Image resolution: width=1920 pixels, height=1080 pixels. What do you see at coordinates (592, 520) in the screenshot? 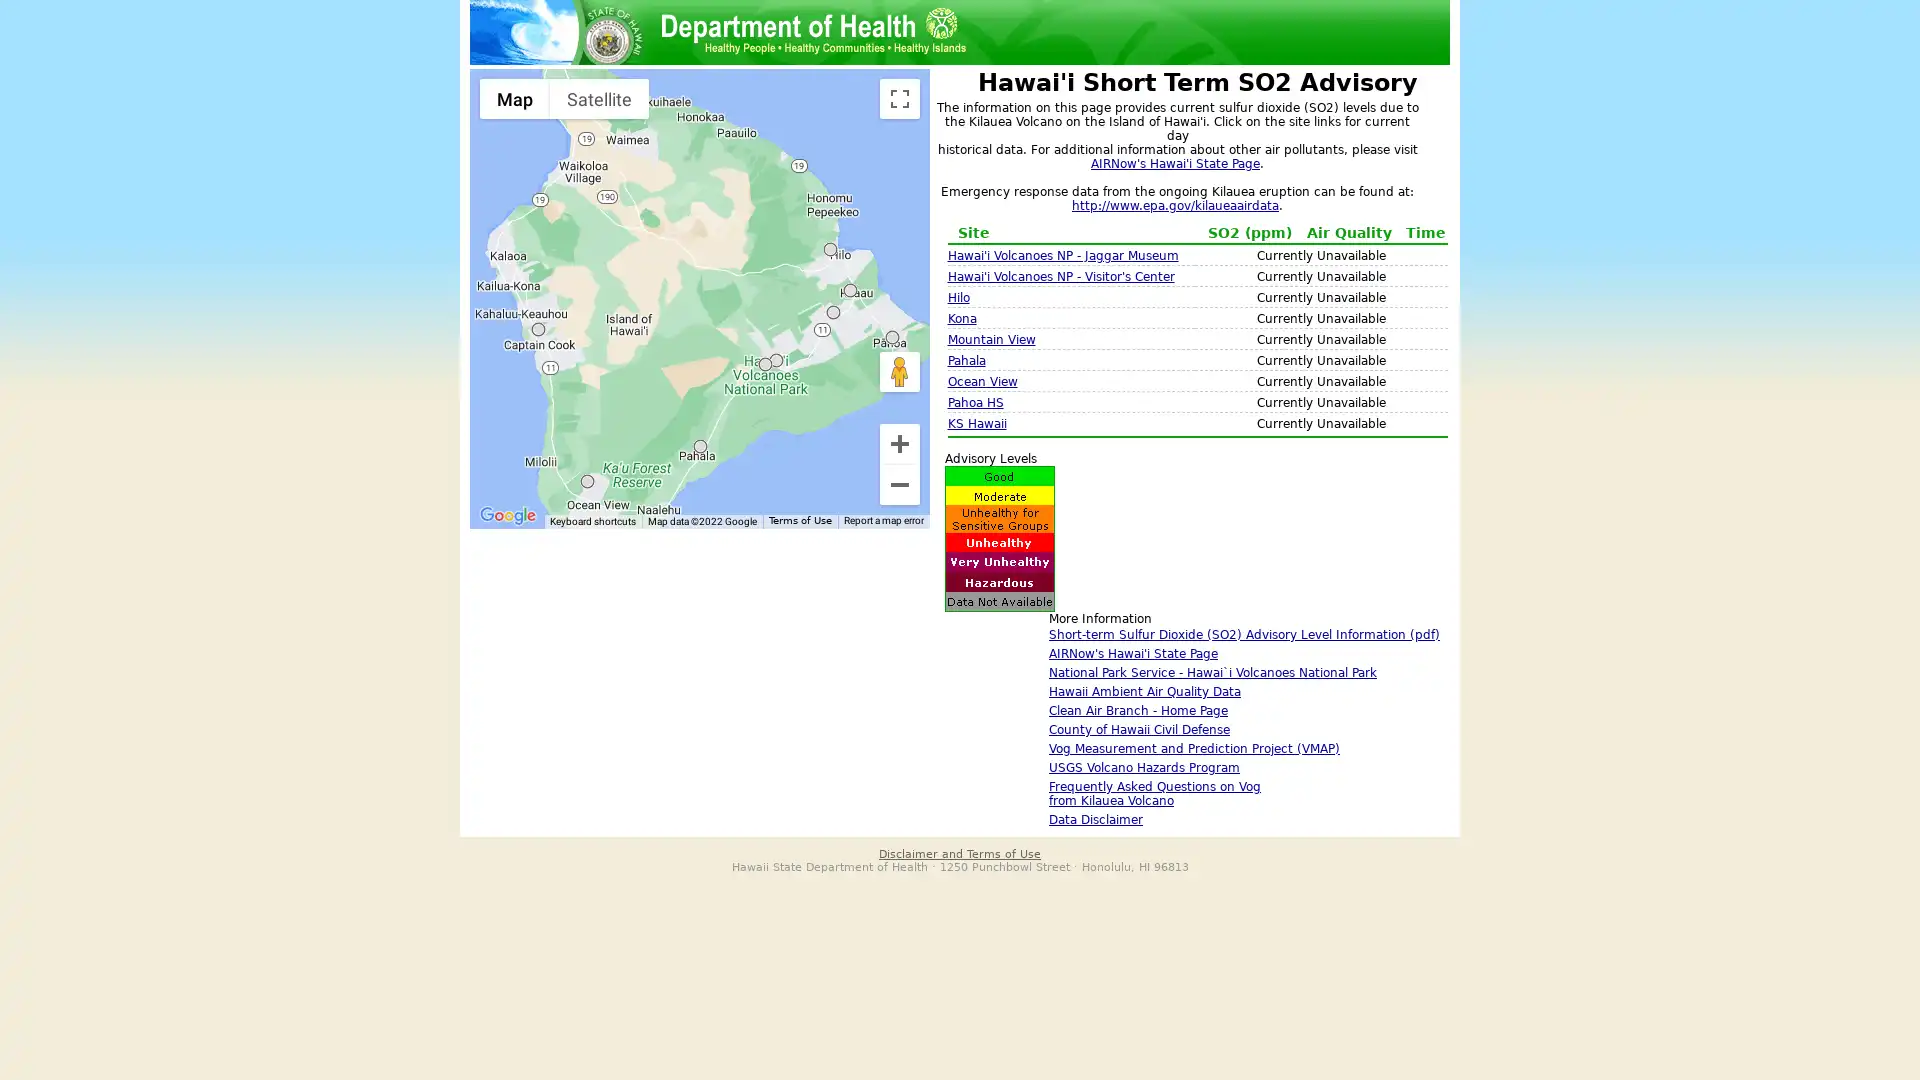
I see `Keyboard shortcuts` at bounding box center [592, 520].